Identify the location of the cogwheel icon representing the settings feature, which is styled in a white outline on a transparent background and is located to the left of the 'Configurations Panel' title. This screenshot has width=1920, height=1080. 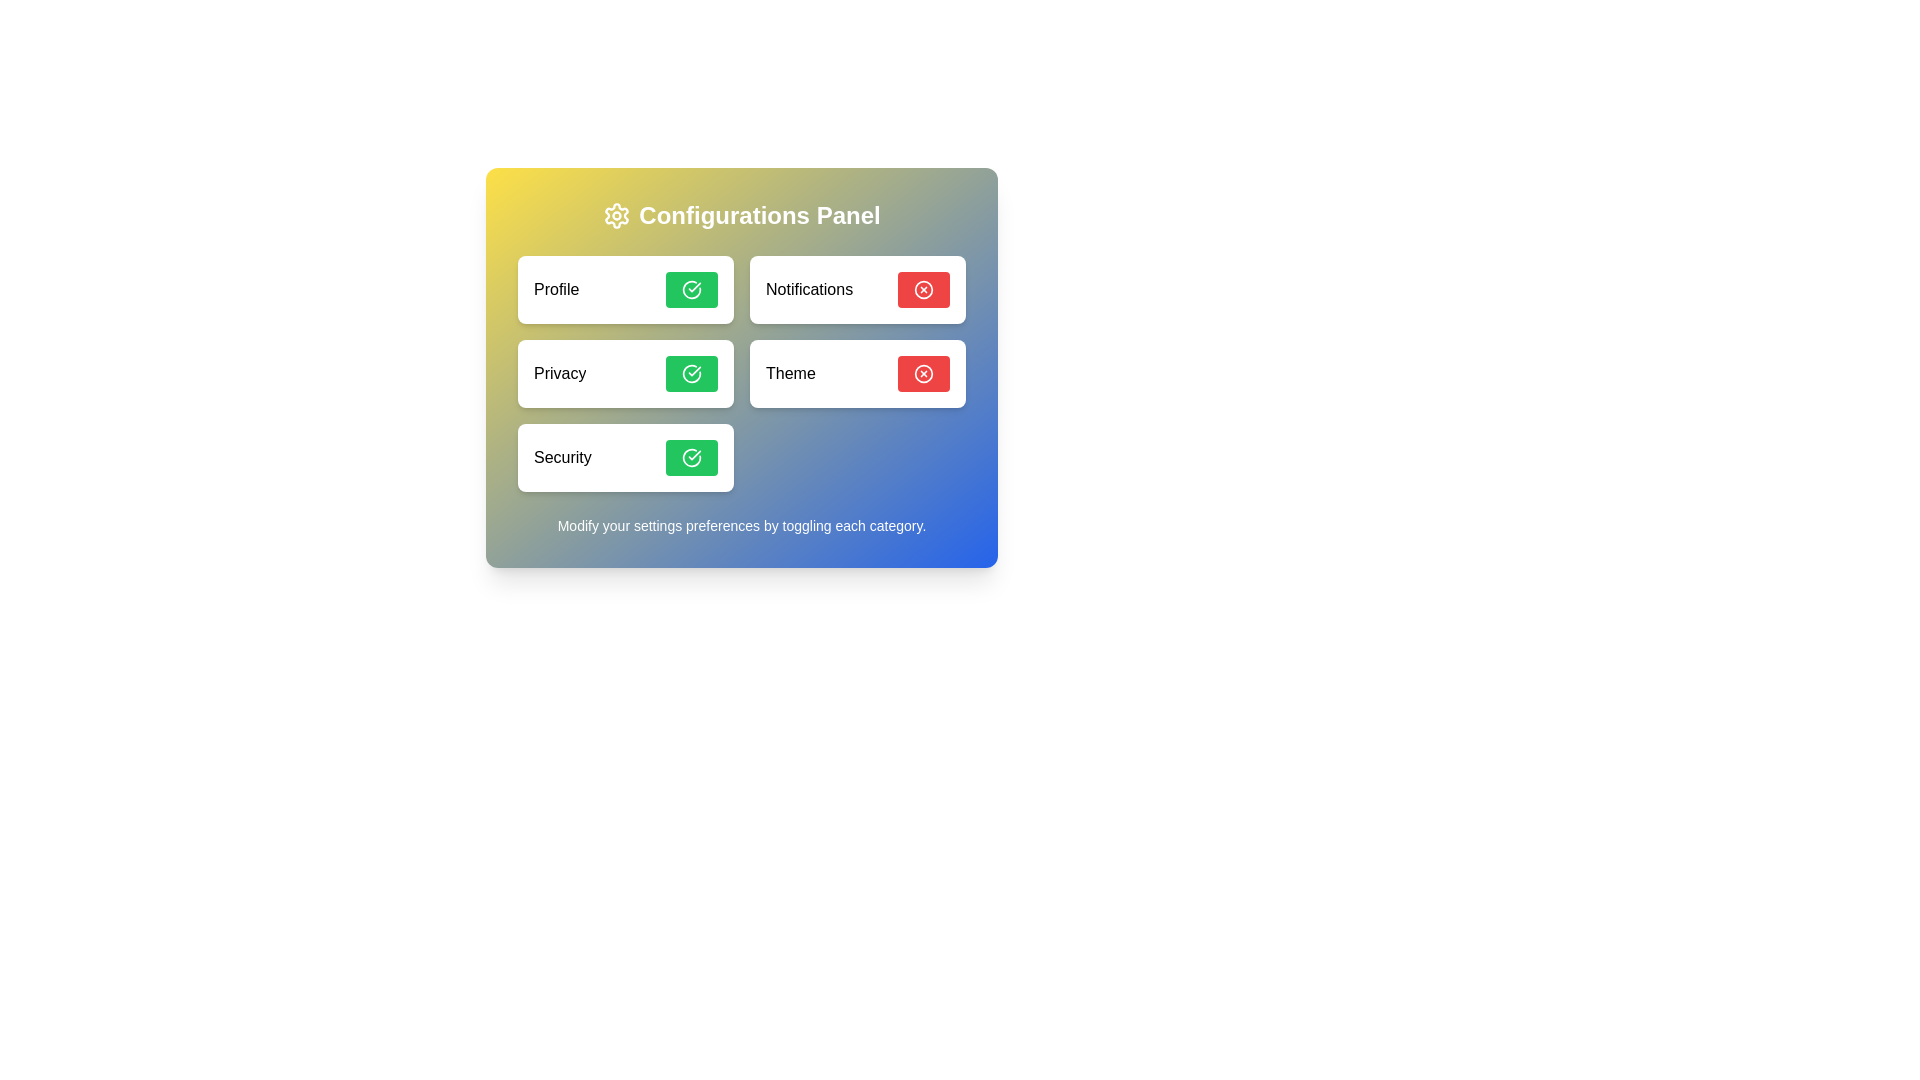
(616, 216).